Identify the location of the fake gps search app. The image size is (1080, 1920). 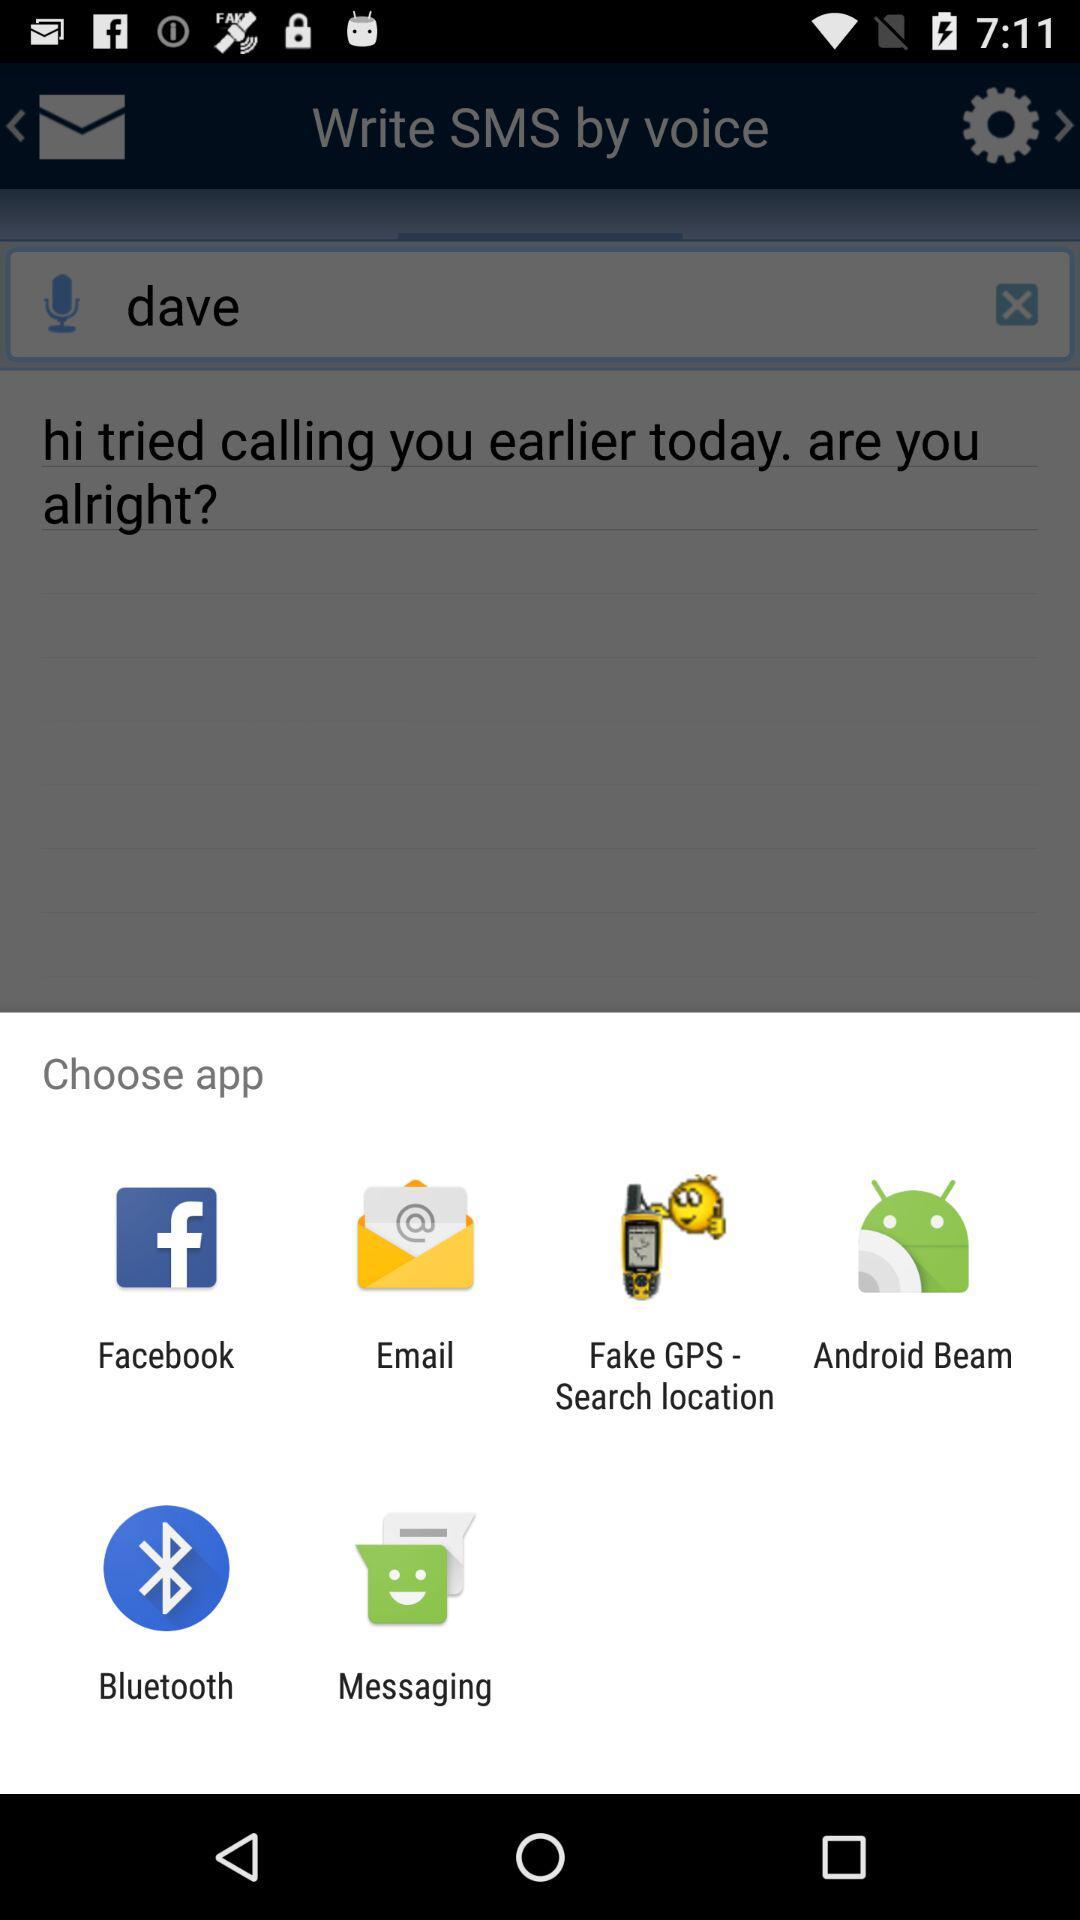
(664, 1374).